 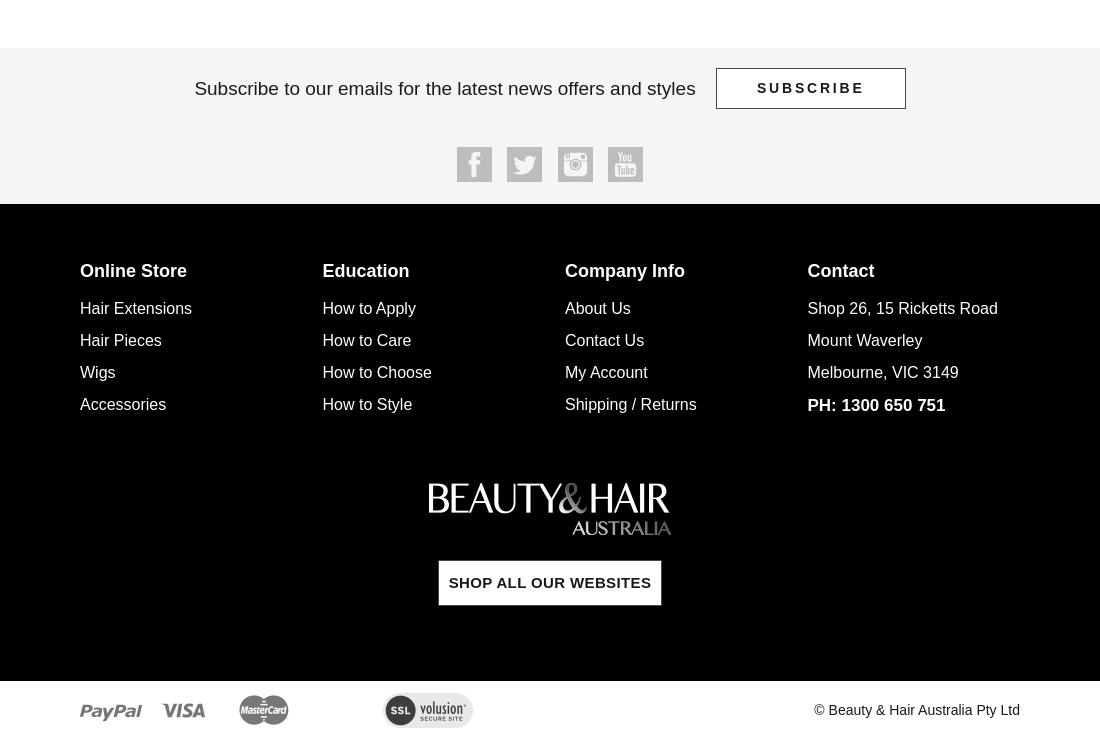 What do you see at coordinates (366, 403) in the screenshot?
I see `'How to Style'` at bounding box center [366, 403].